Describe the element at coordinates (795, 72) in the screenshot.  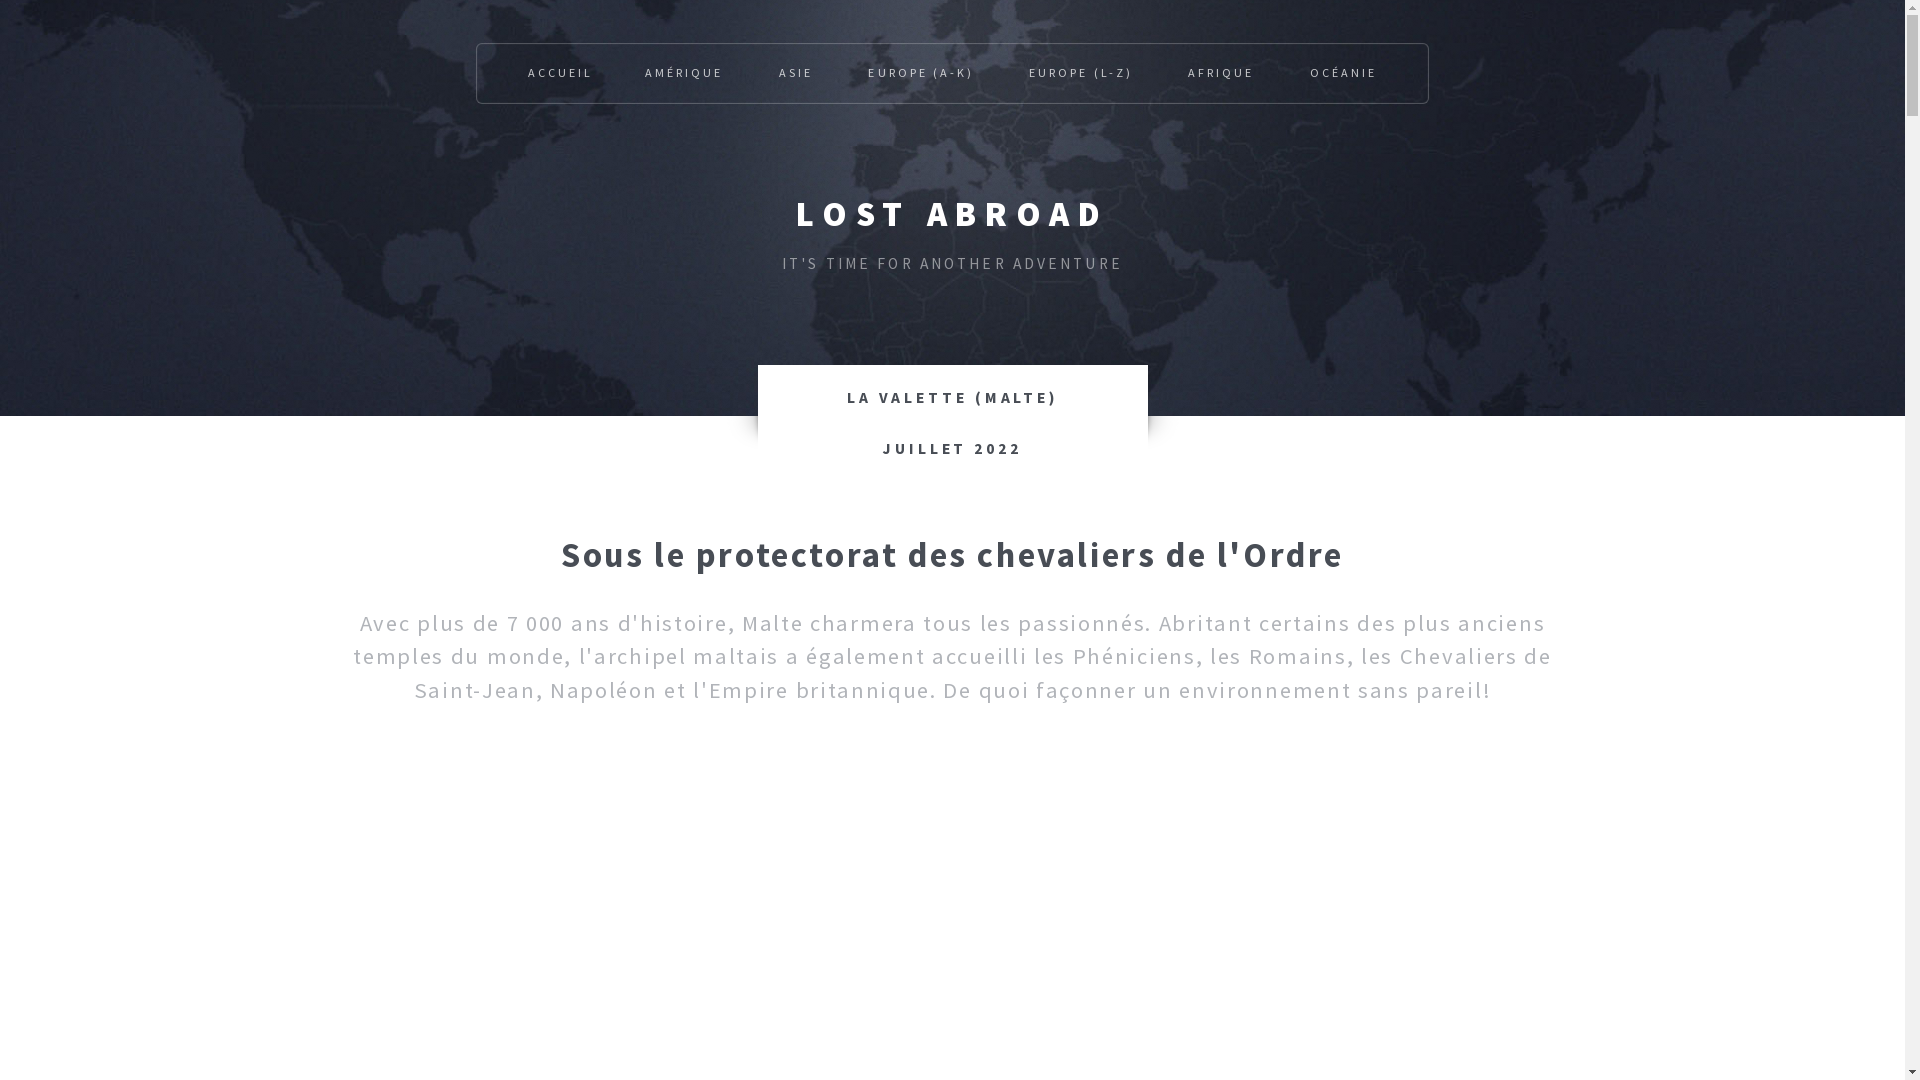
I see `'ASIE'` at that location.